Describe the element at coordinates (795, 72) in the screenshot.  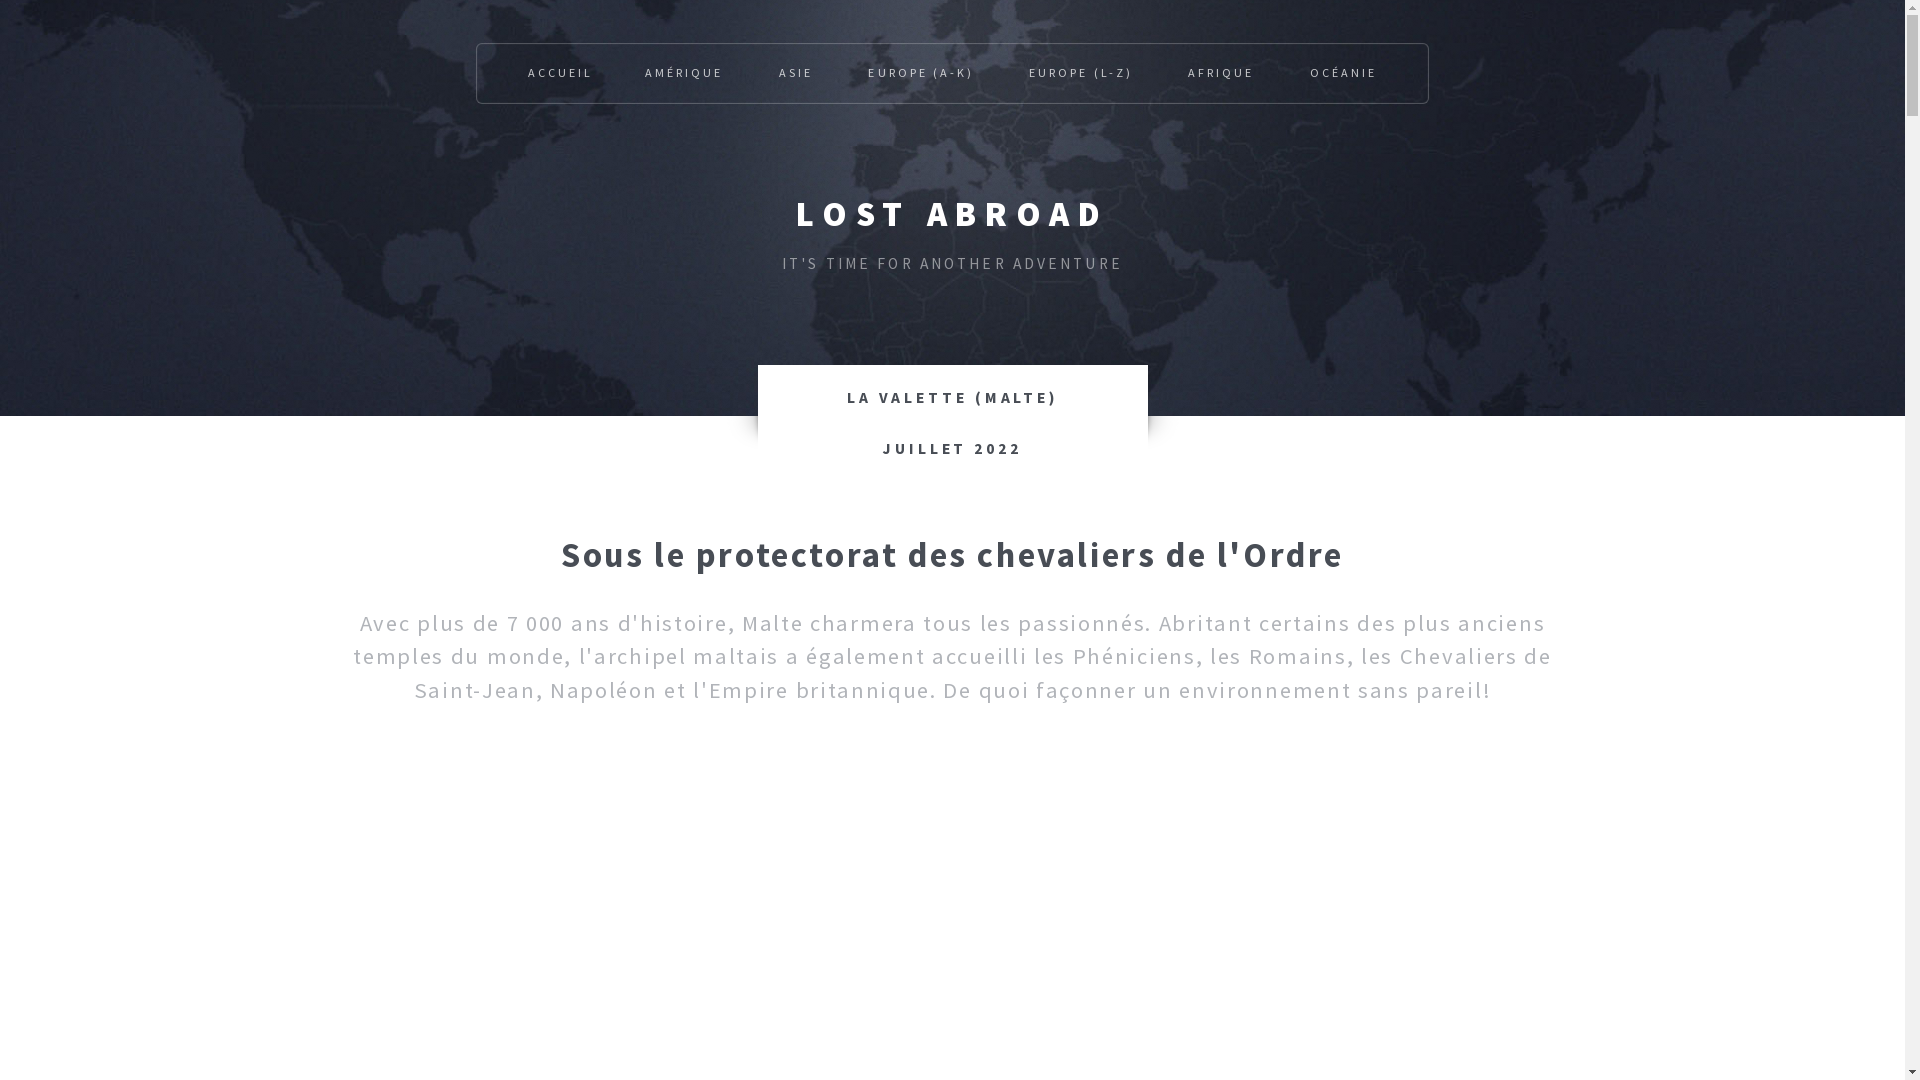
I see `'ASIE'` at that location.